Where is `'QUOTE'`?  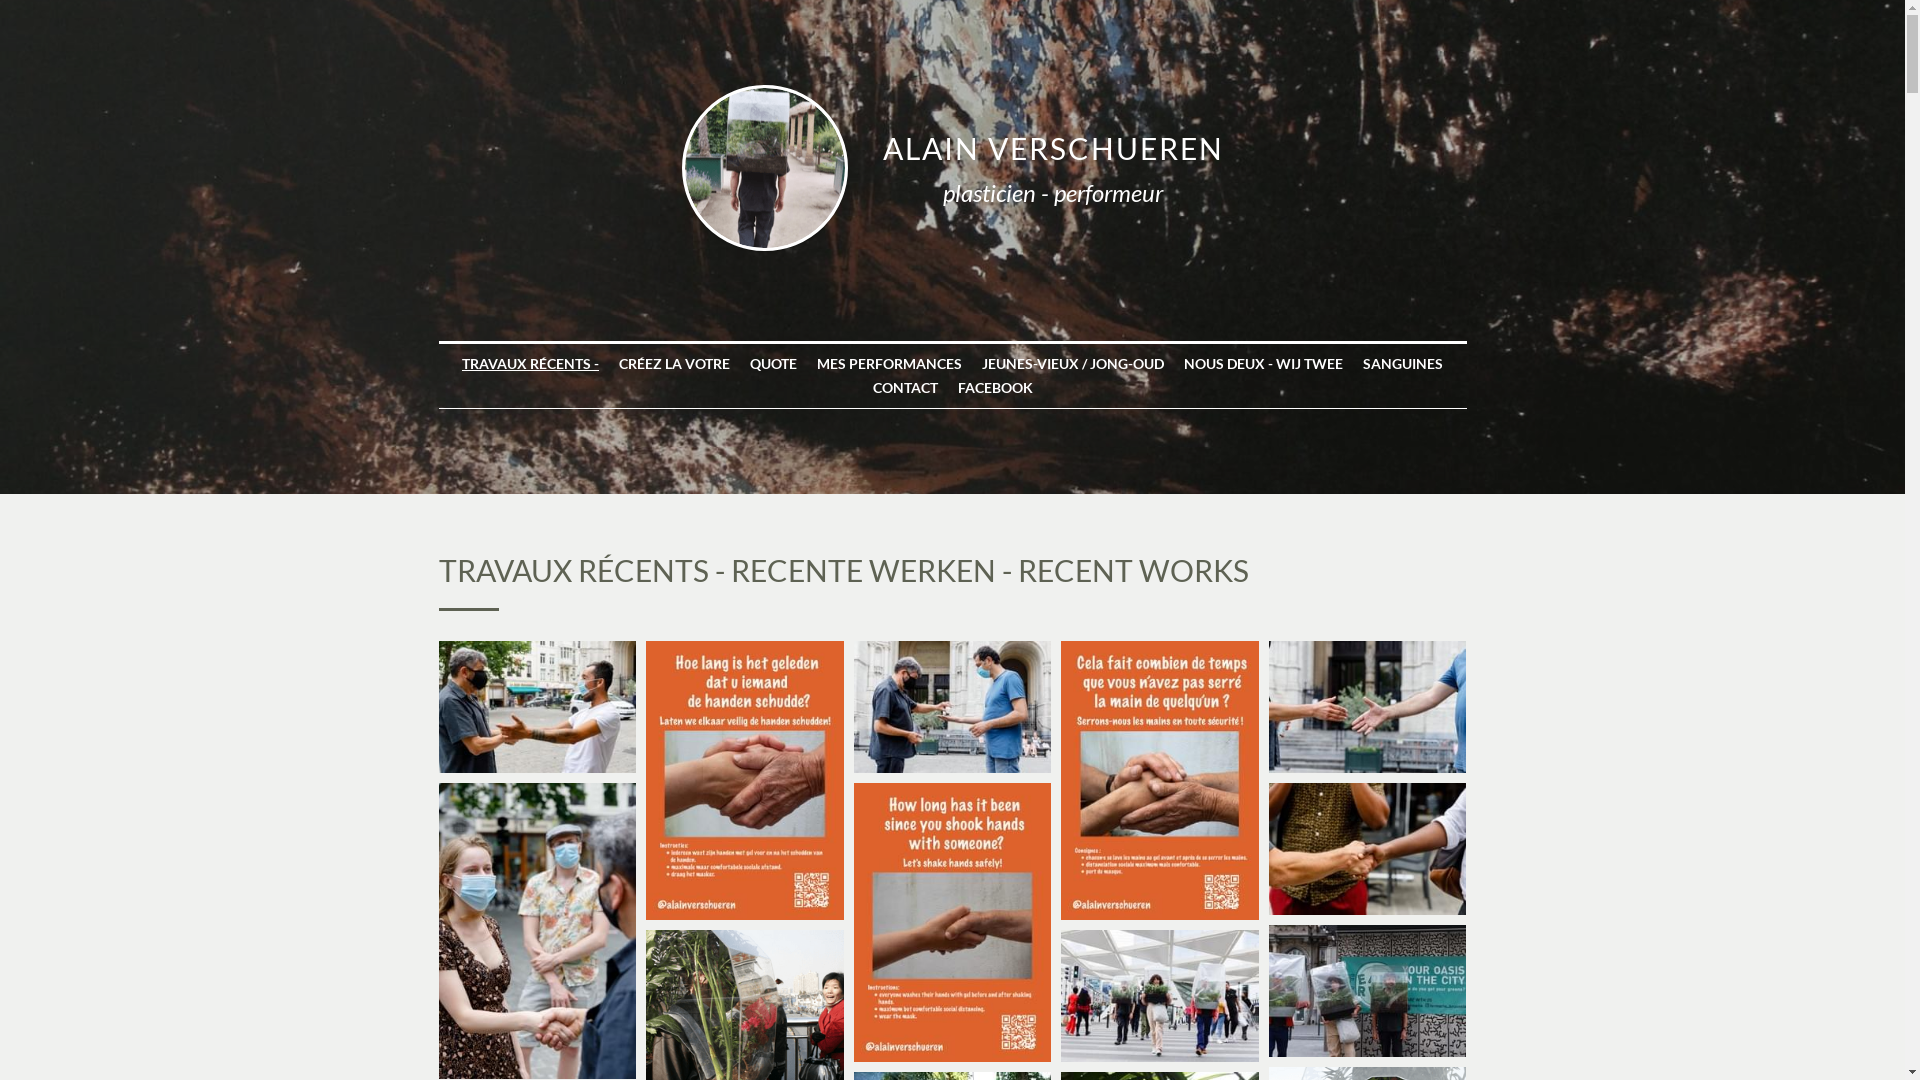 'QUOTE' is located at coordinates (772, 363).